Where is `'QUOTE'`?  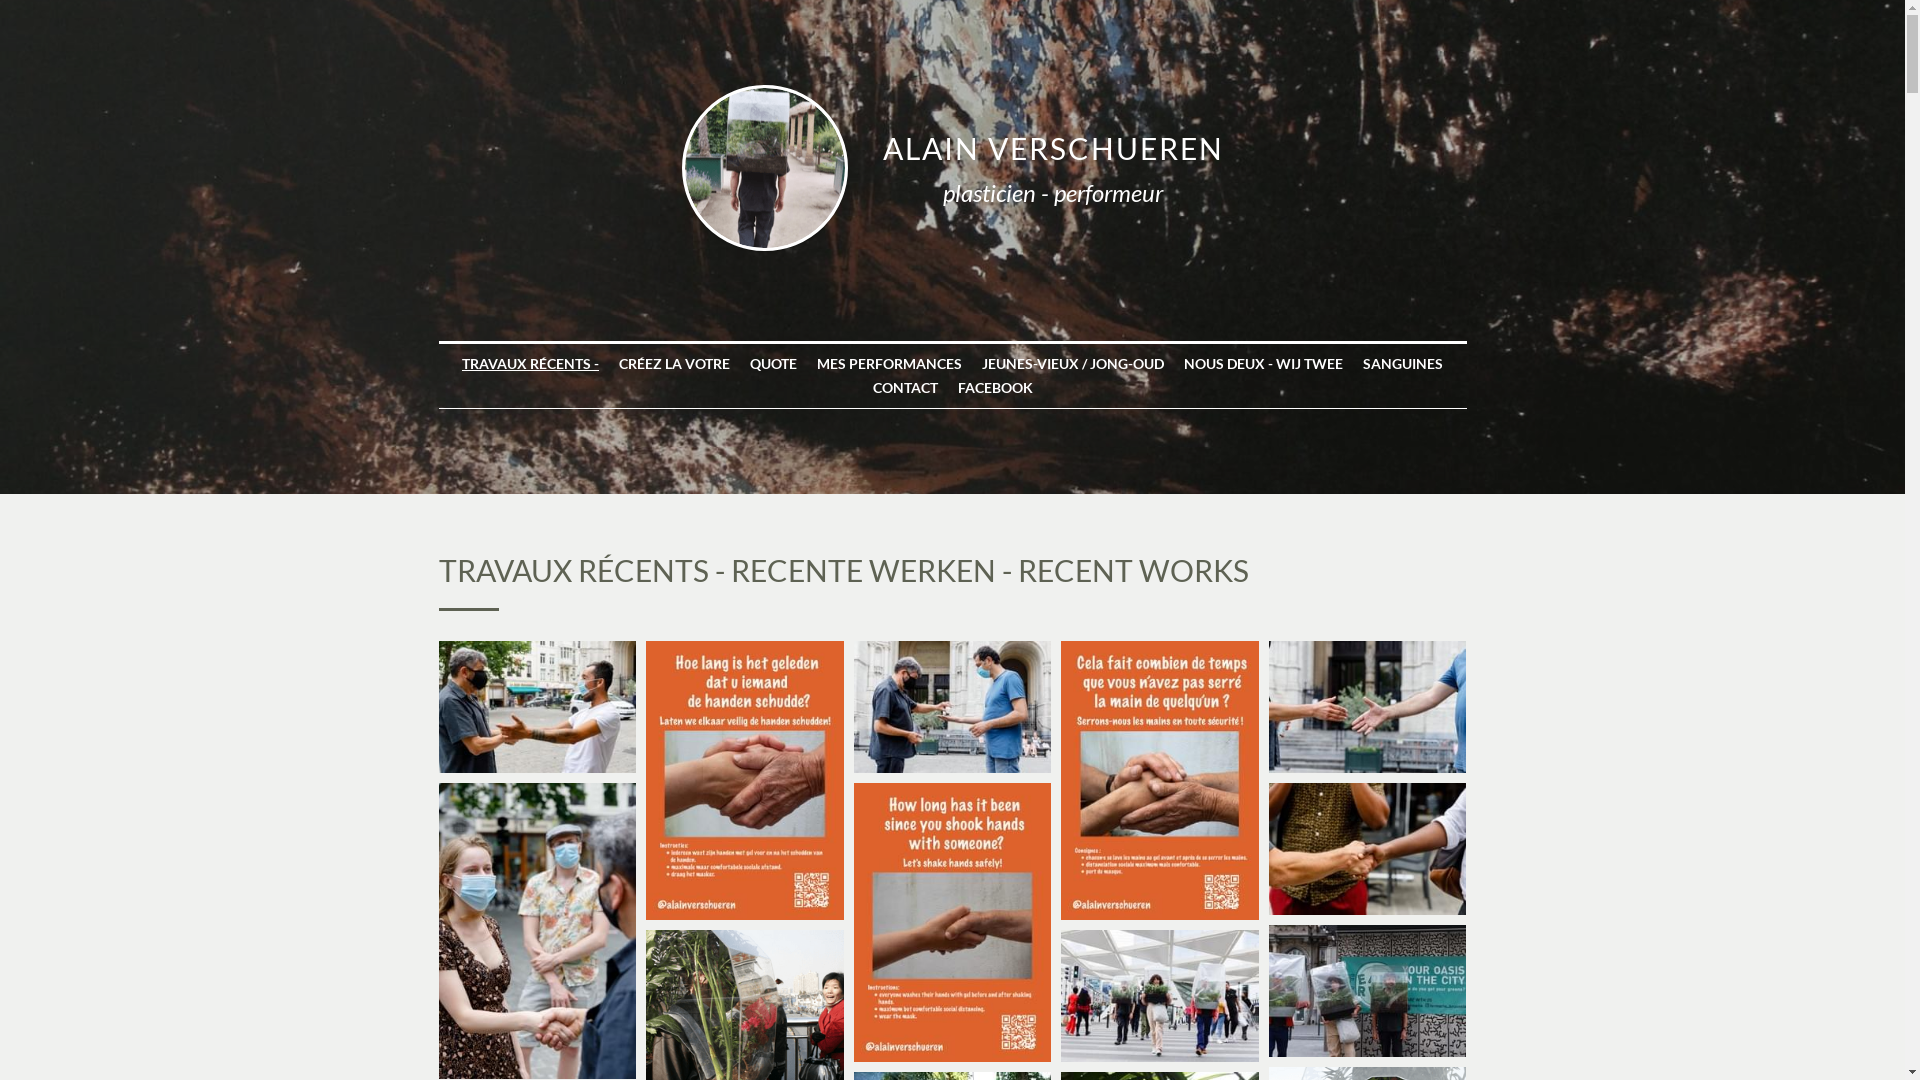 'QUOTE' is located at coordinates (772, 363).